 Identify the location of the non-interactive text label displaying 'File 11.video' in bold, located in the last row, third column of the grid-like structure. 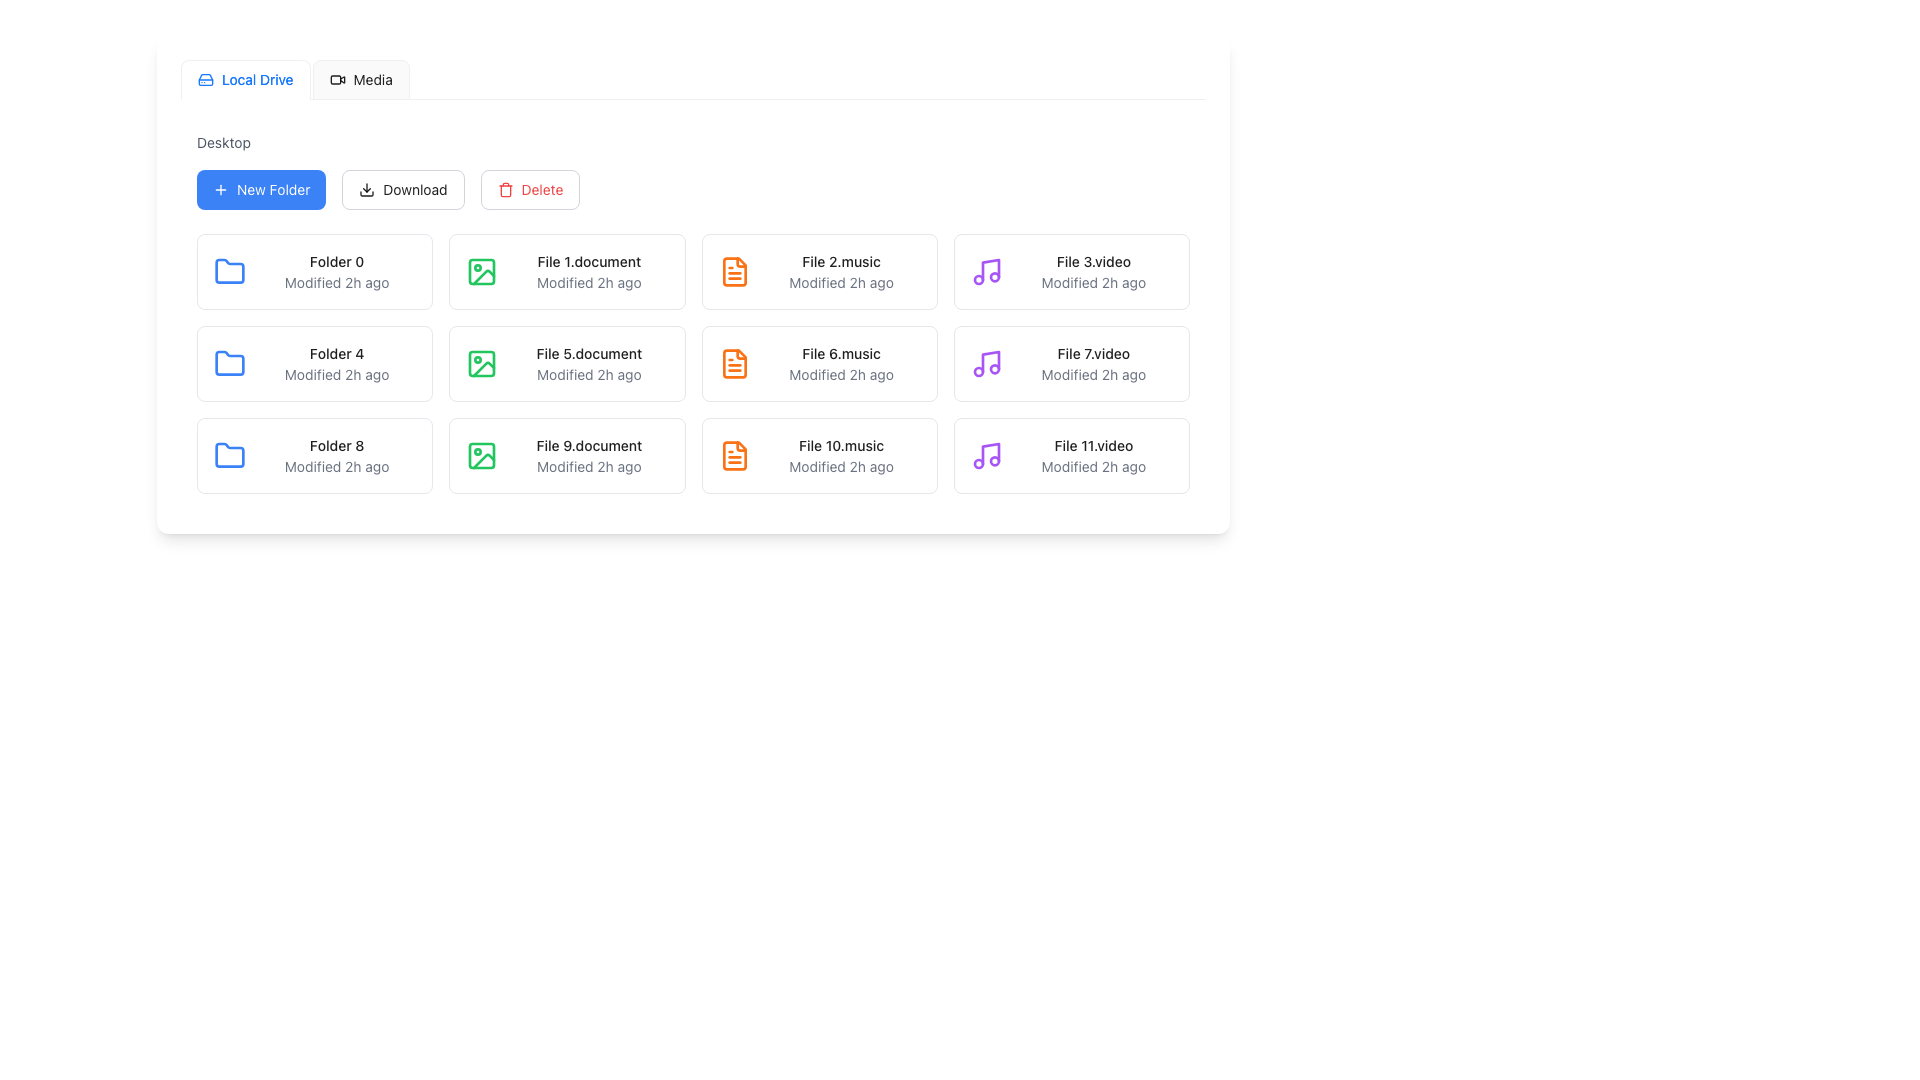
(1092, 455).